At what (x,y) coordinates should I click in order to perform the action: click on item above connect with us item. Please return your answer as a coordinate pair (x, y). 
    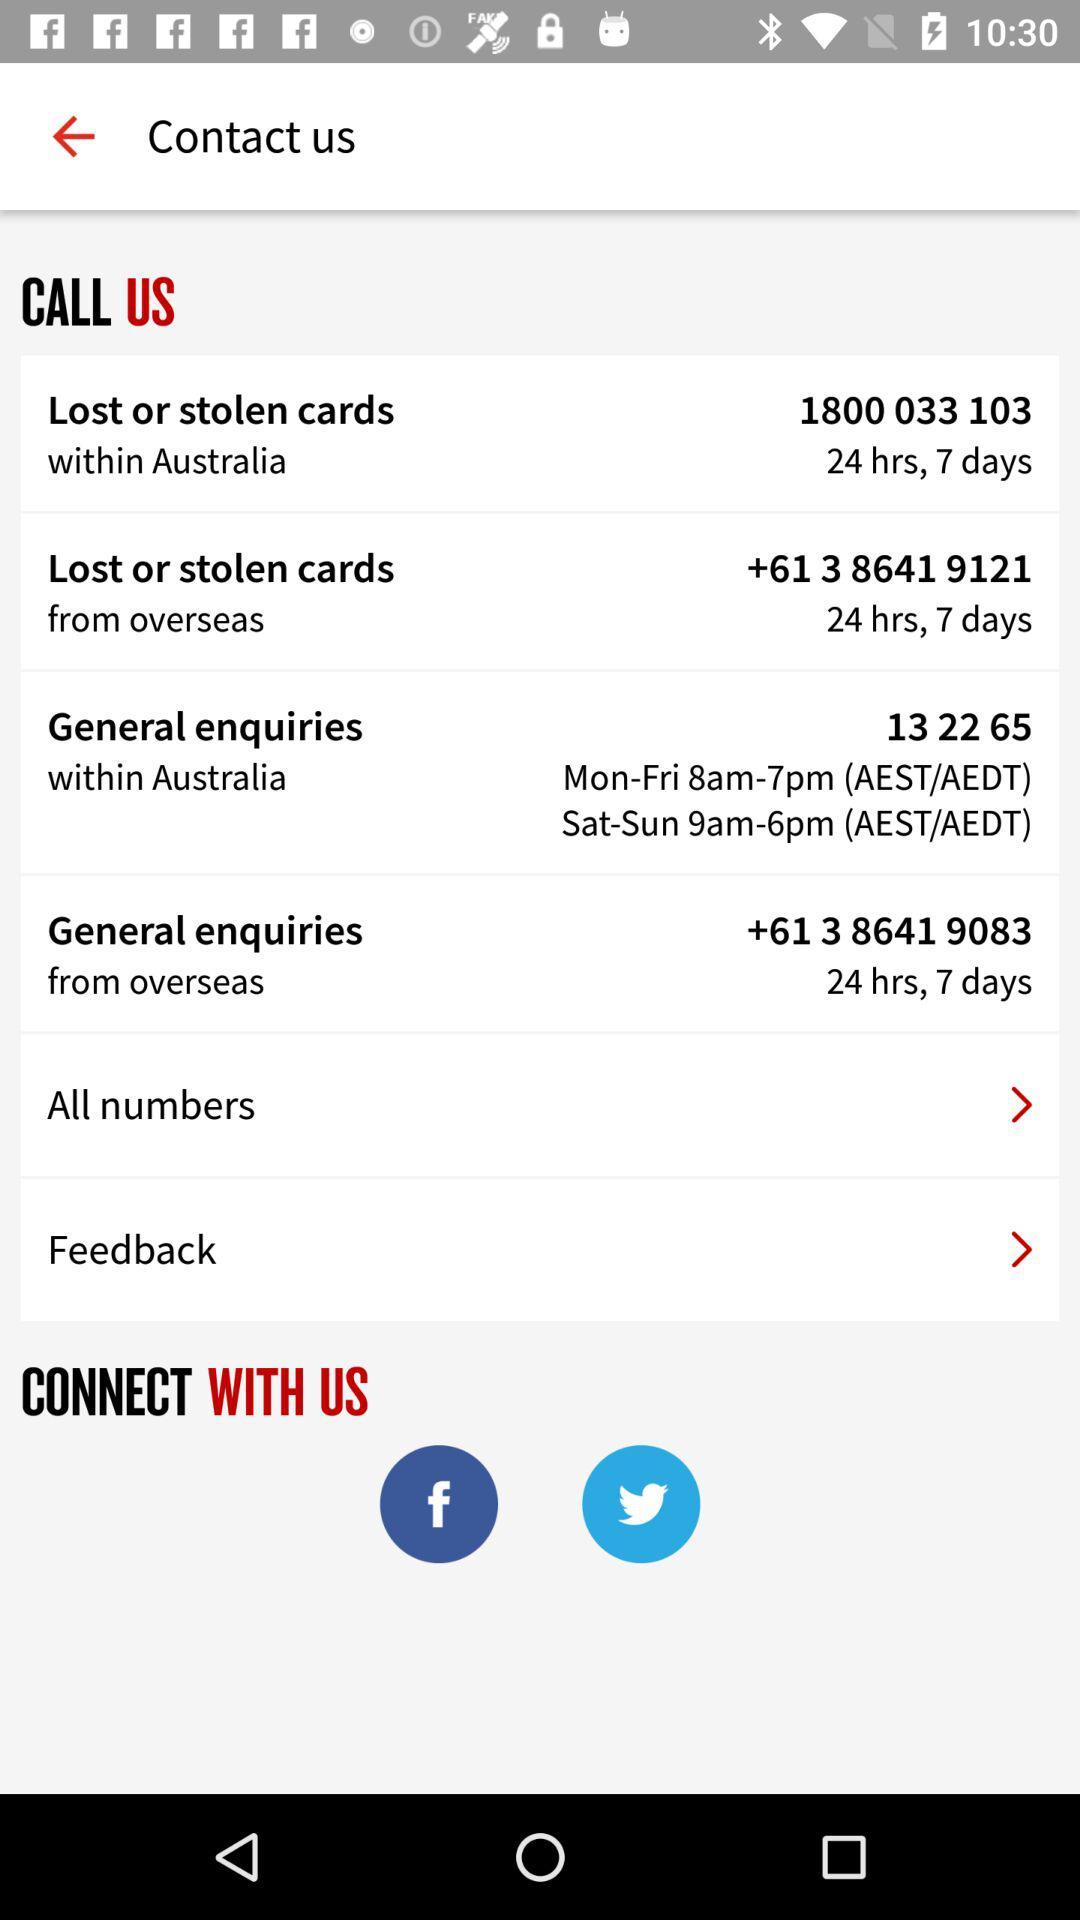
    Looking at the image, I should click on (540, 1248).